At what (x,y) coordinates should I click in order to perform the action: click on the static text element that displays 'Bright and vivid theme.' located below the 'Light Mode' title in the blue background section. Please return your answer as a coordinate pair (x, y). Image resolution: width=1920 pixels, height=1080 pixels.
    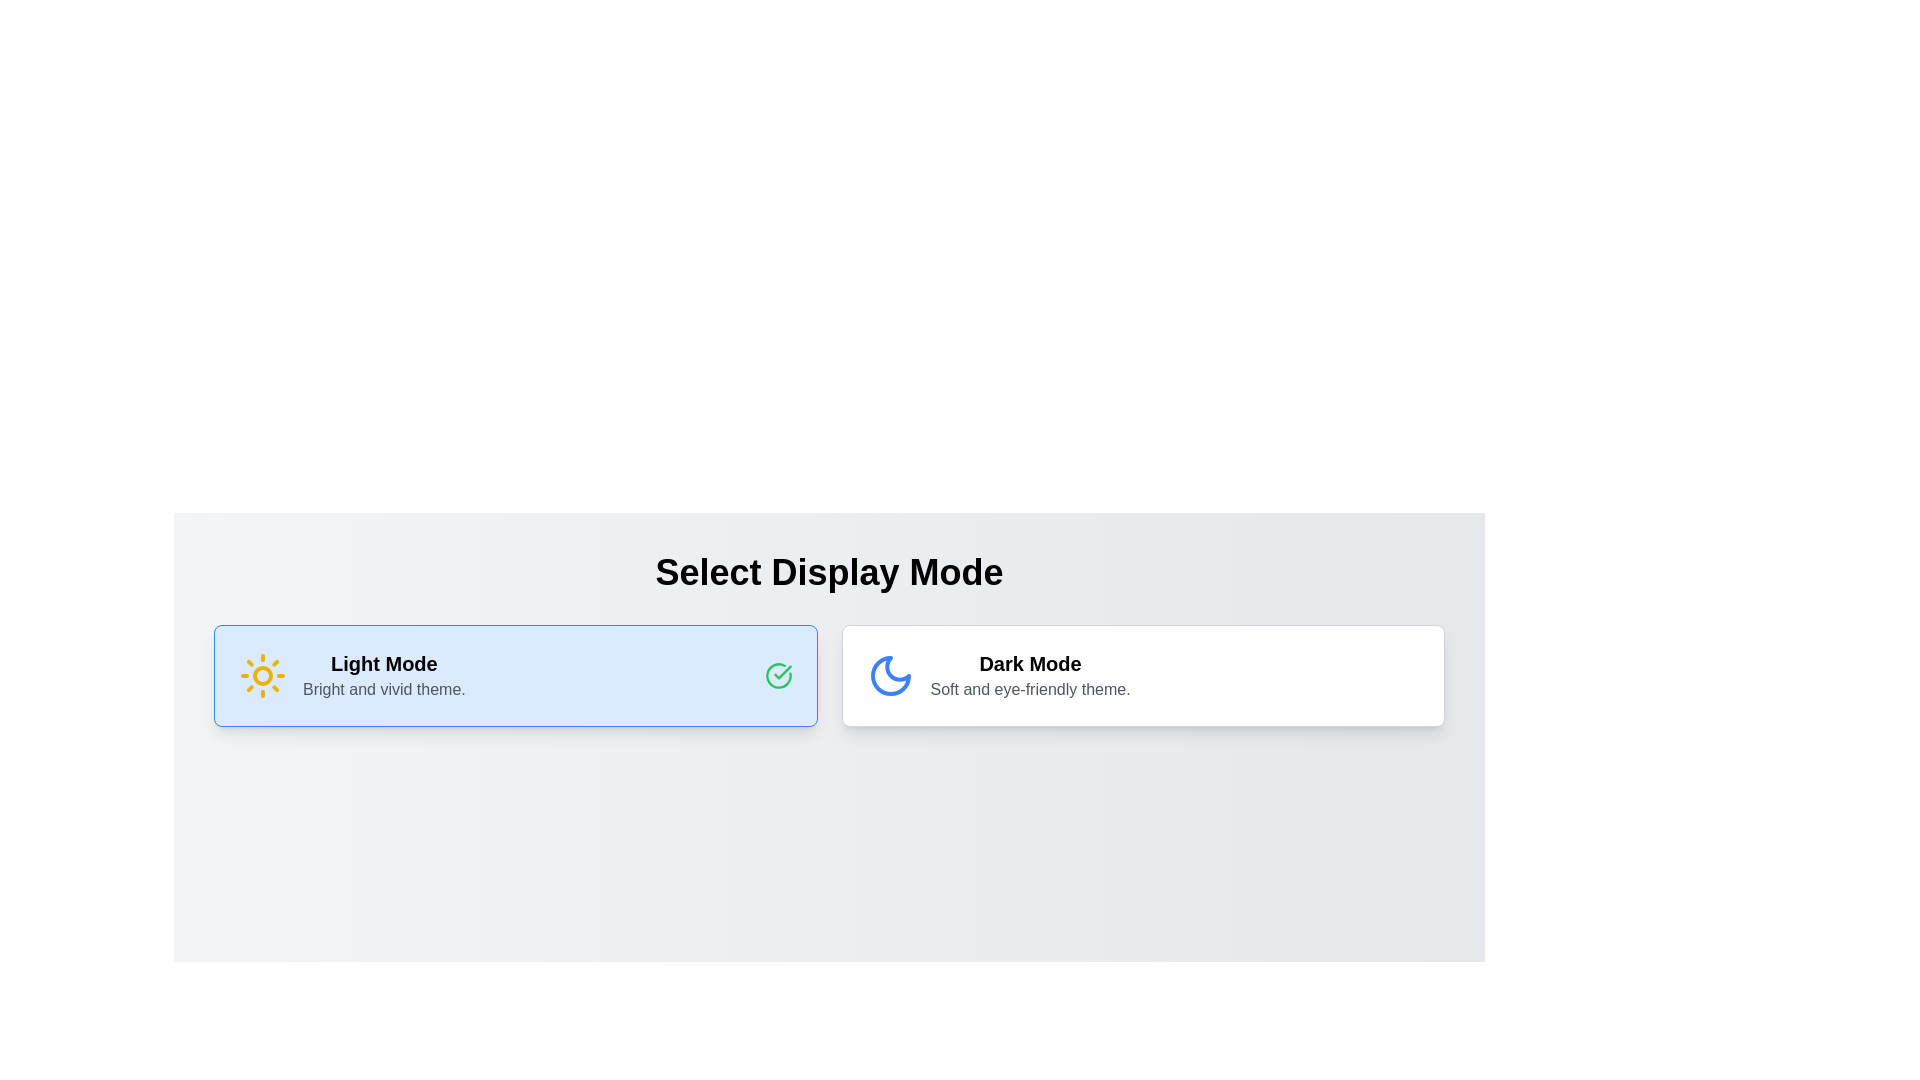
    Looking at the image, I should click on (384, 689).